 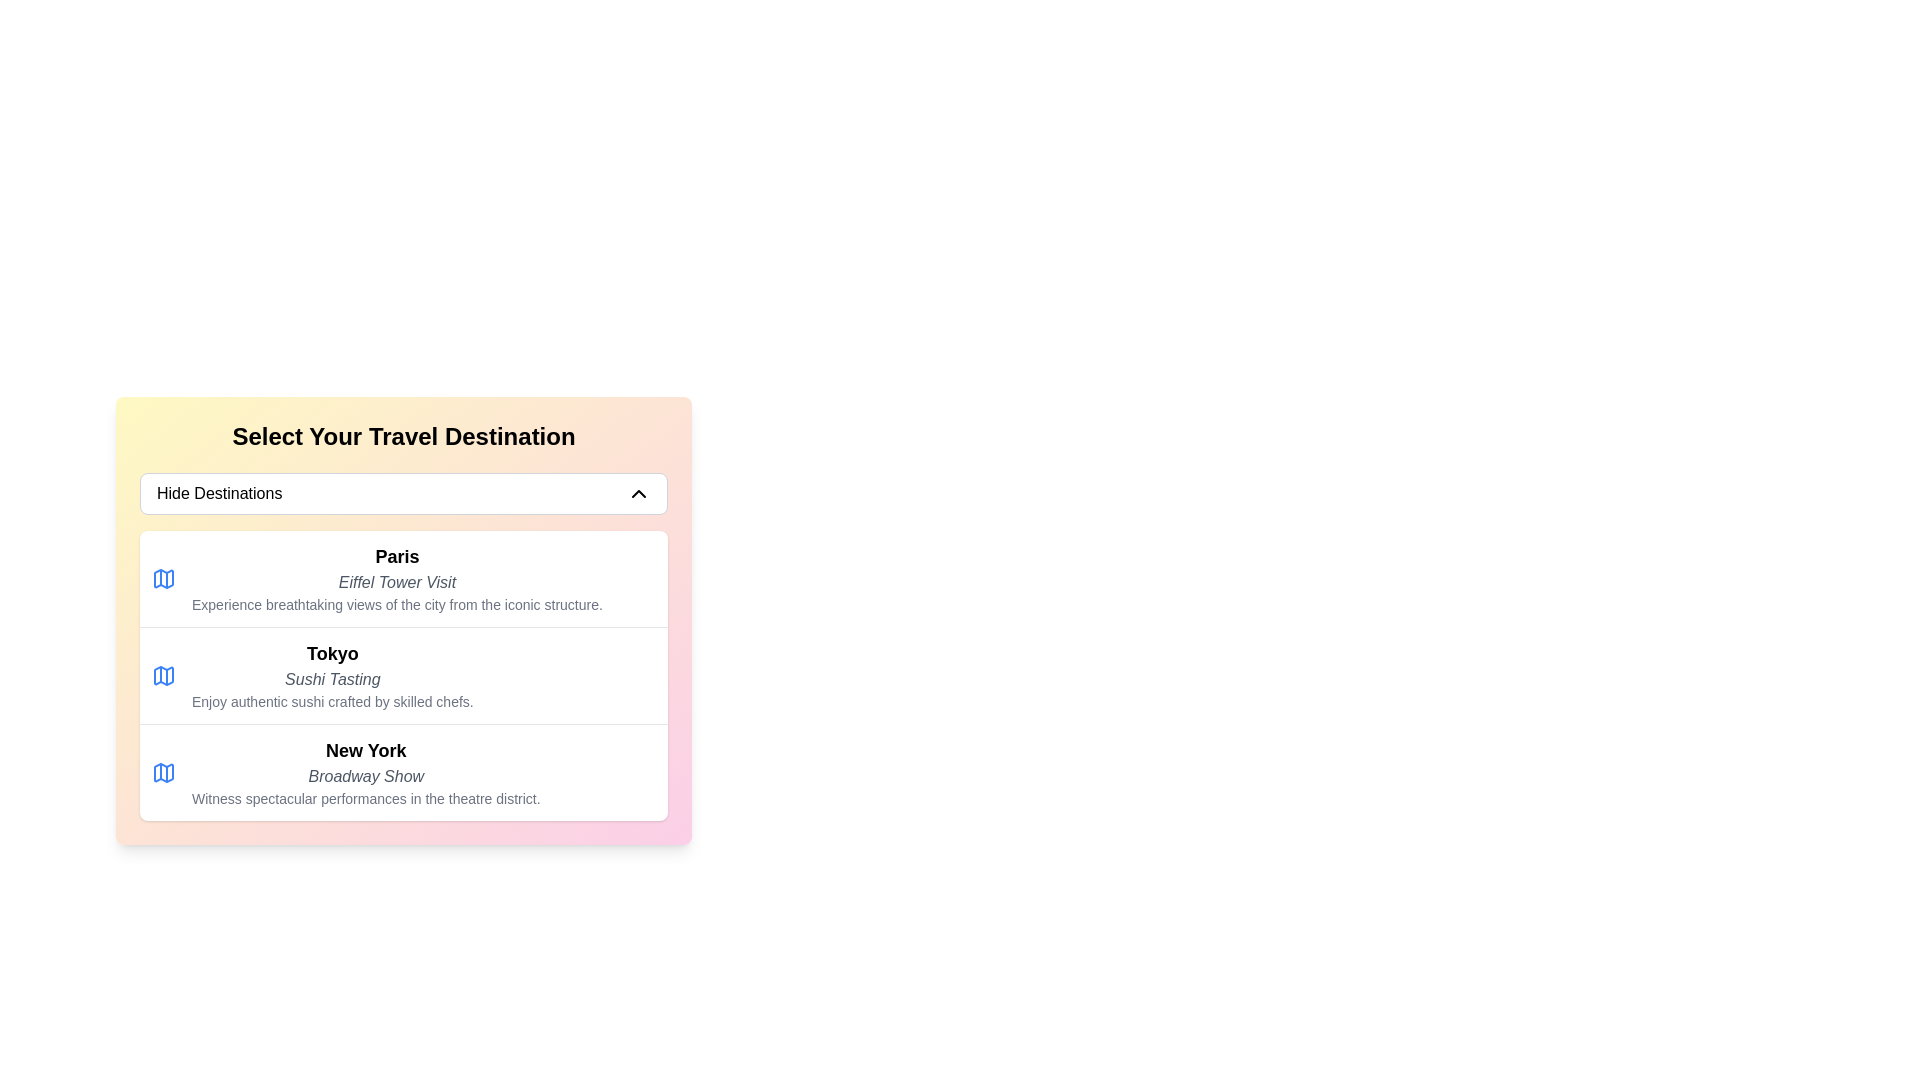 I want to click on the text element styled in bold and large font that reads 'New York', which is positioned prominently as a title within the travel destination description, so click(x=366, y=751).